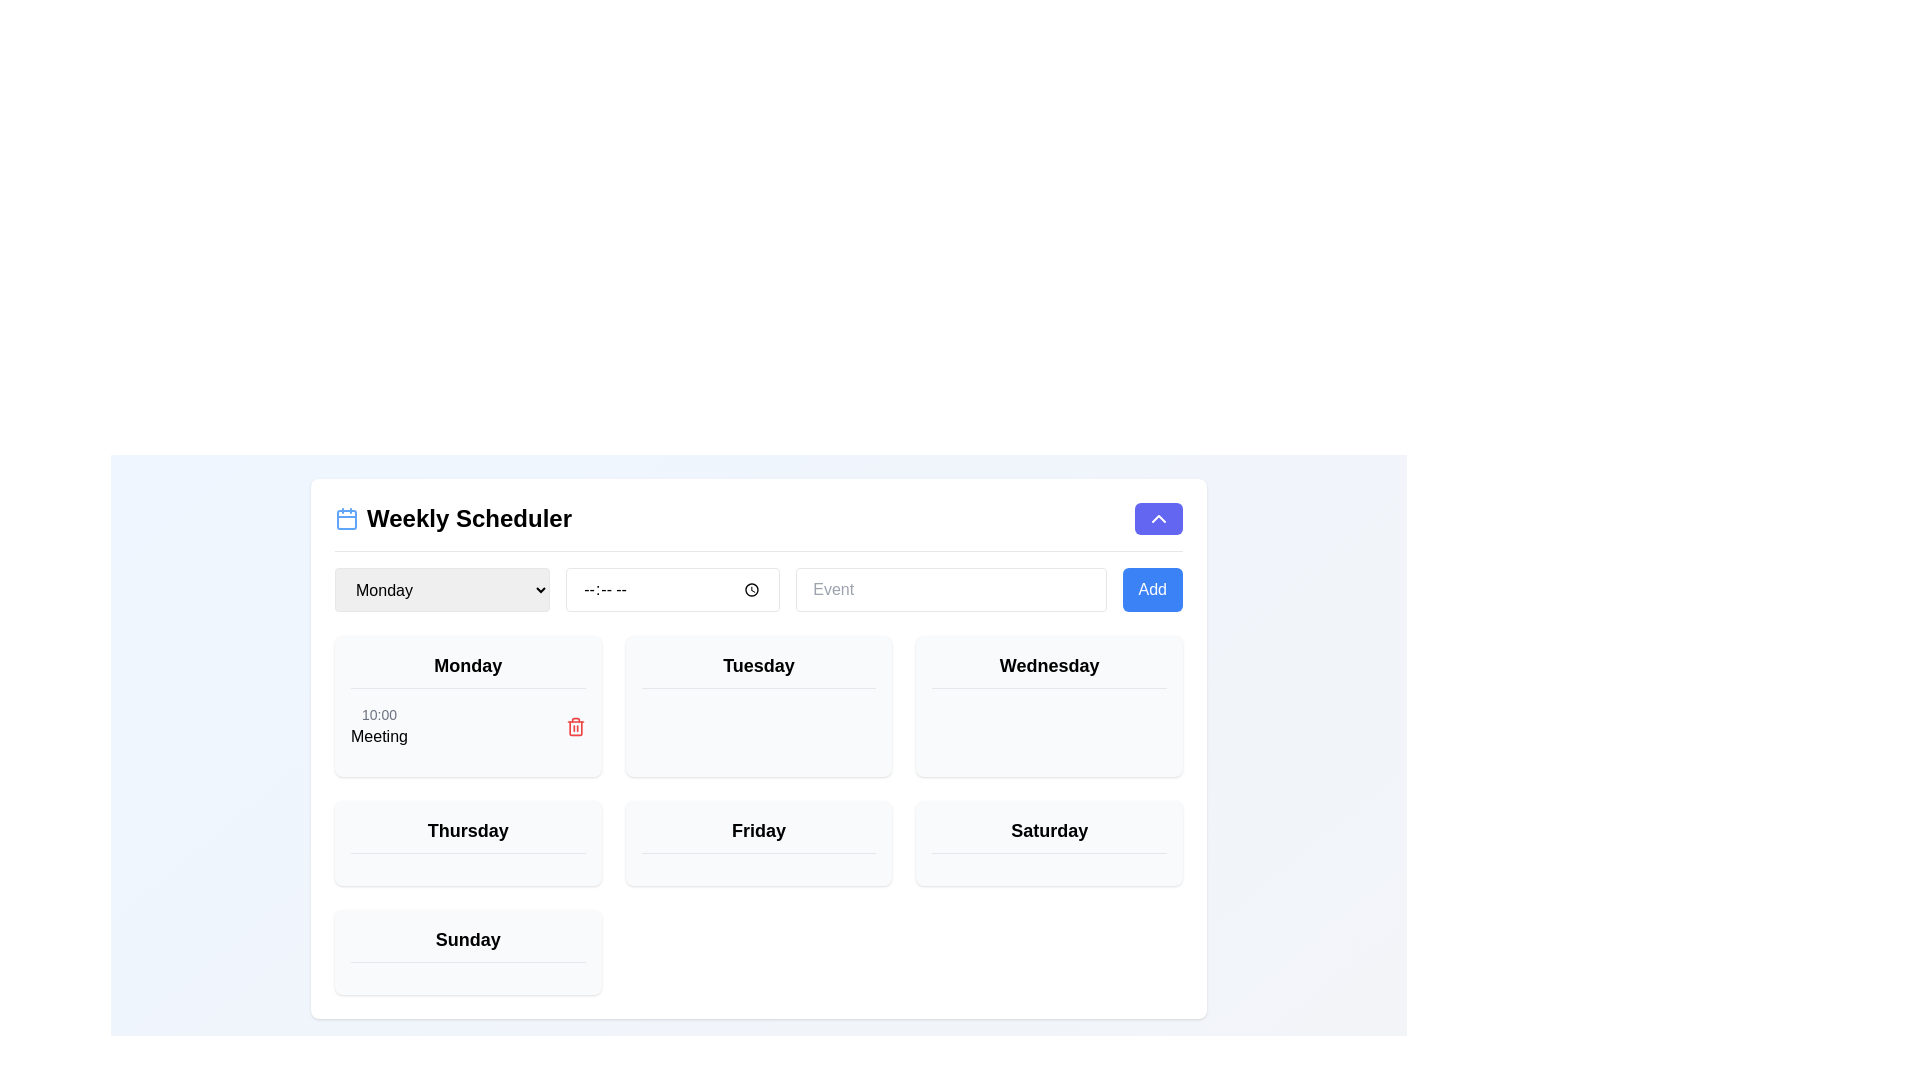 The image size is (1920, 1080). I want to click on the 'Friday' Text Label in the weekly schedule interface, which is located in the bottom row, second column of the grid and has a light gray background, so click(757, 835).